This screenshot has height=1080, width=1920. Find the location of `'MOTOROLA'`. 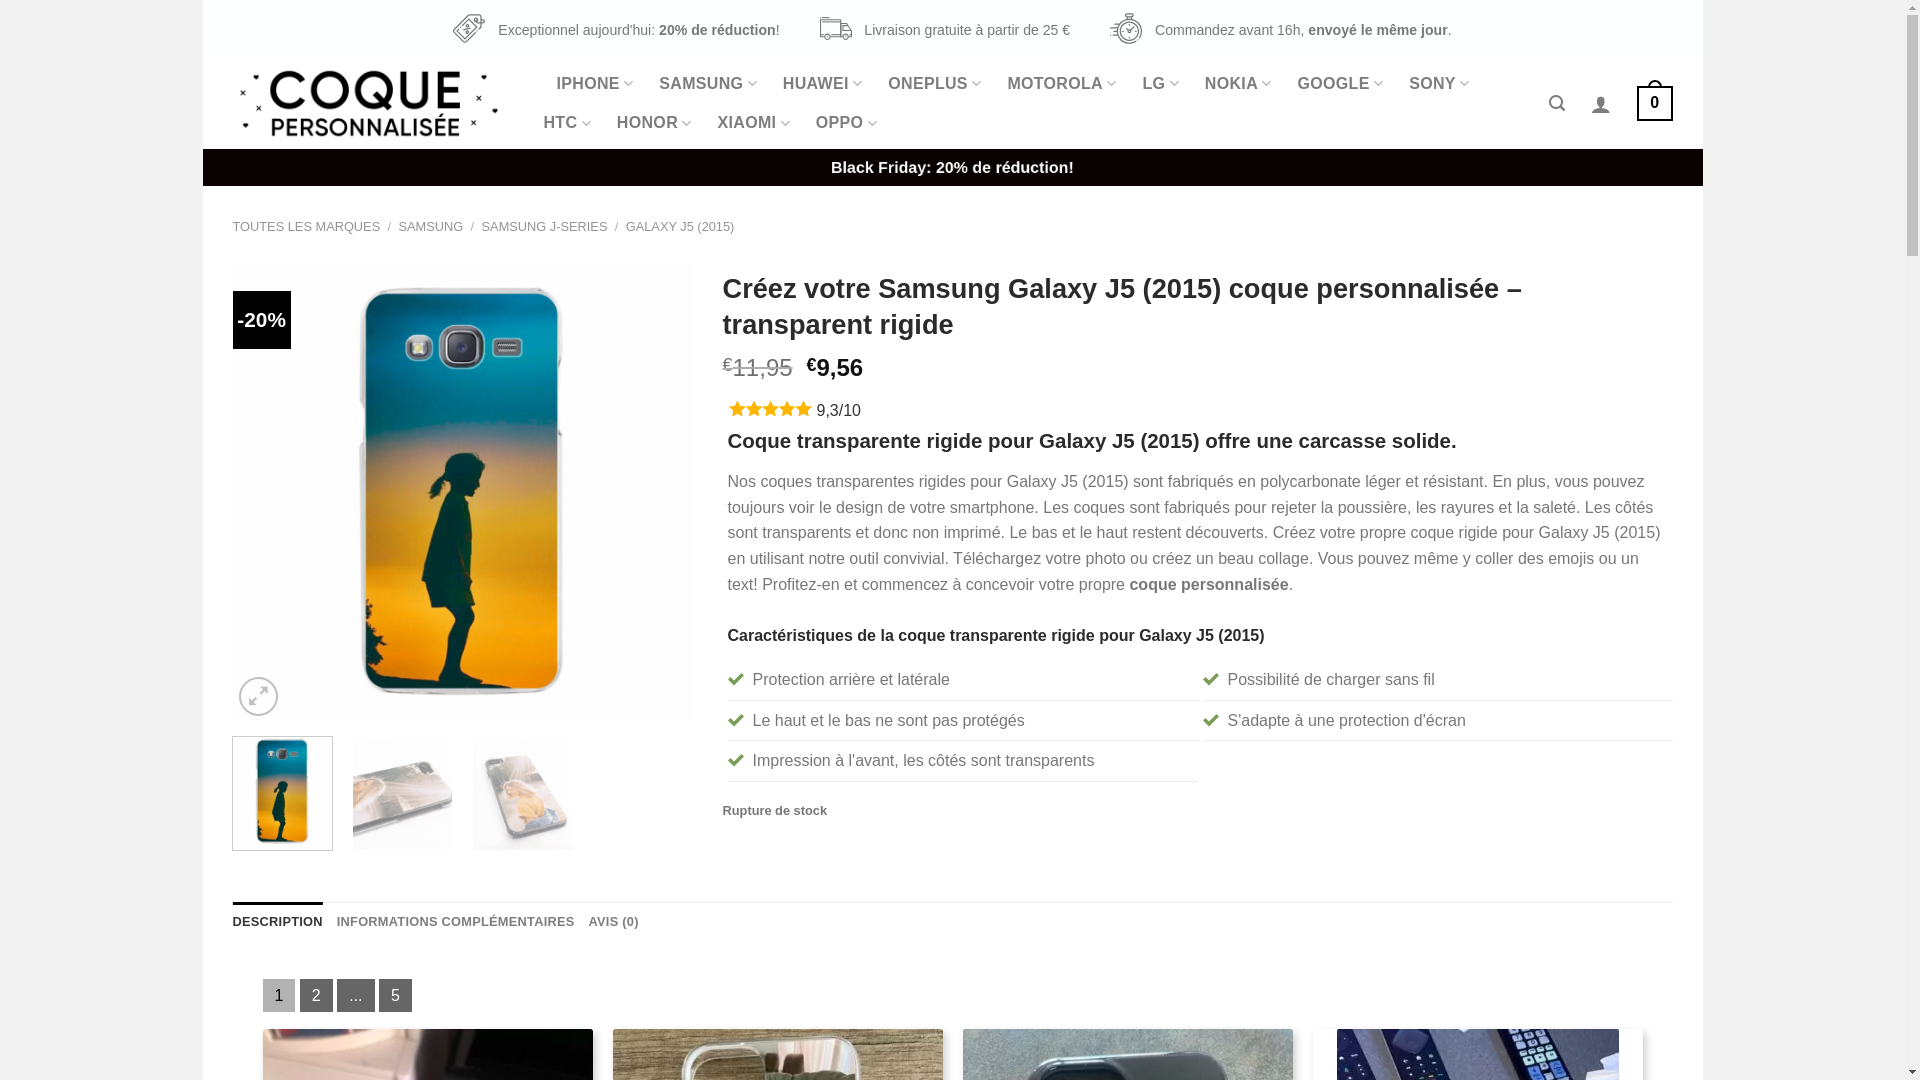

'MOTOROLA' is located at coordinates (1060, 82).